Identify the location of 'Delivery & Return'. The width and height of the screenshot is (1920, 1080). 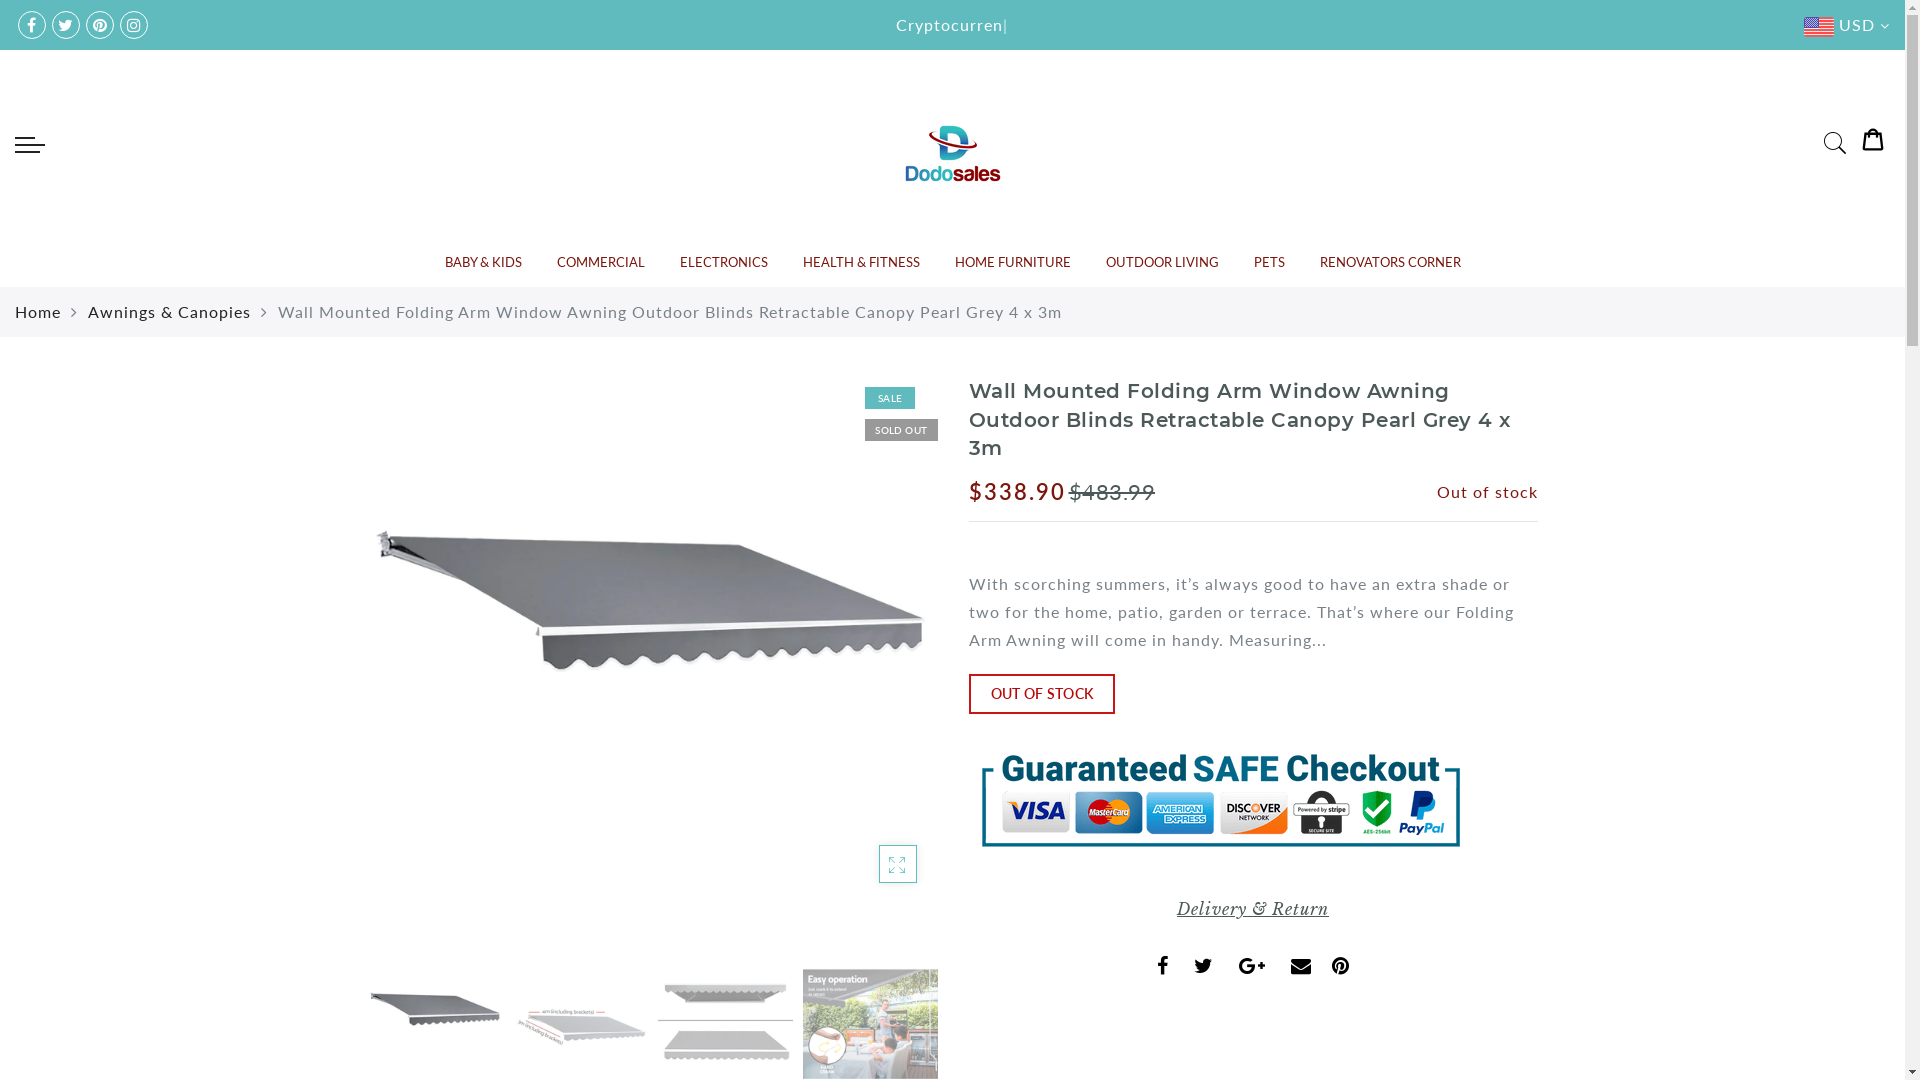
(1251, 909).